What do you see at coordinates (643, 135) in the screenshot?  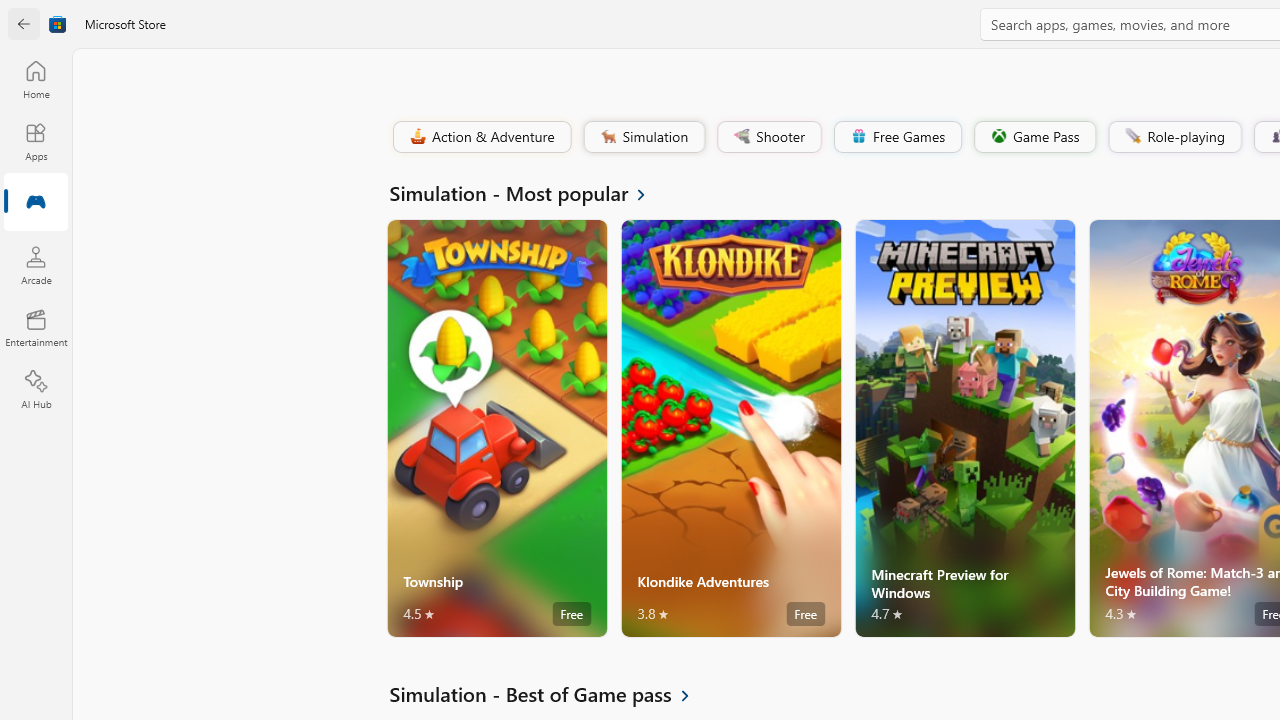 I see `'Simulation'` at bounding box center [643, 135].